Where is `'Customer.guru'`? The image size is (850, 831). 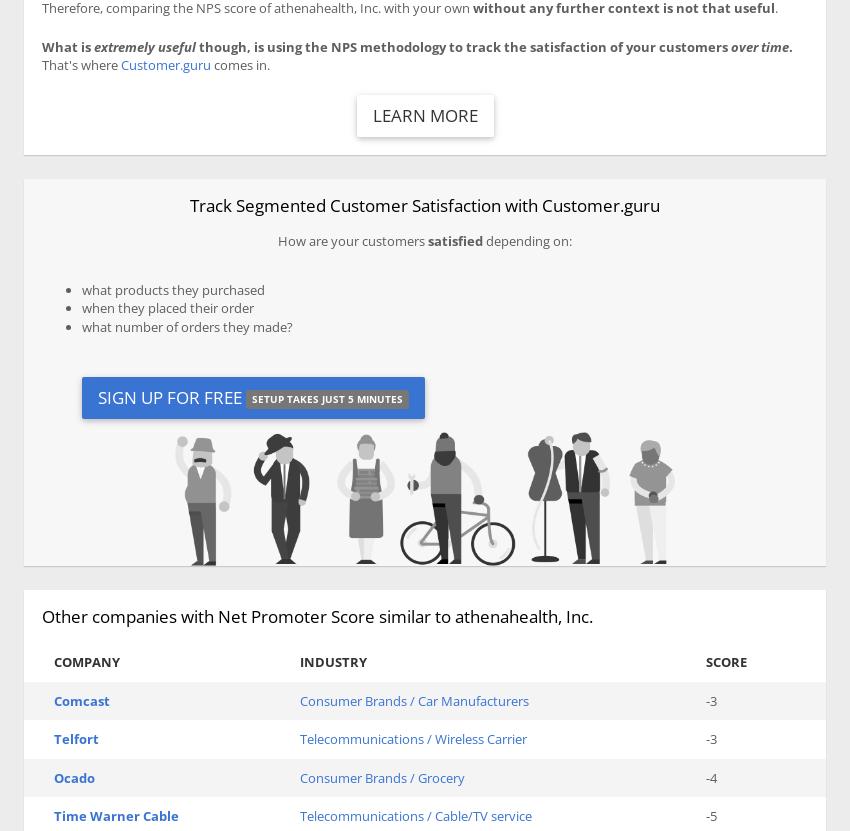 'Customer.guru' is located at coordinates (166, 63).